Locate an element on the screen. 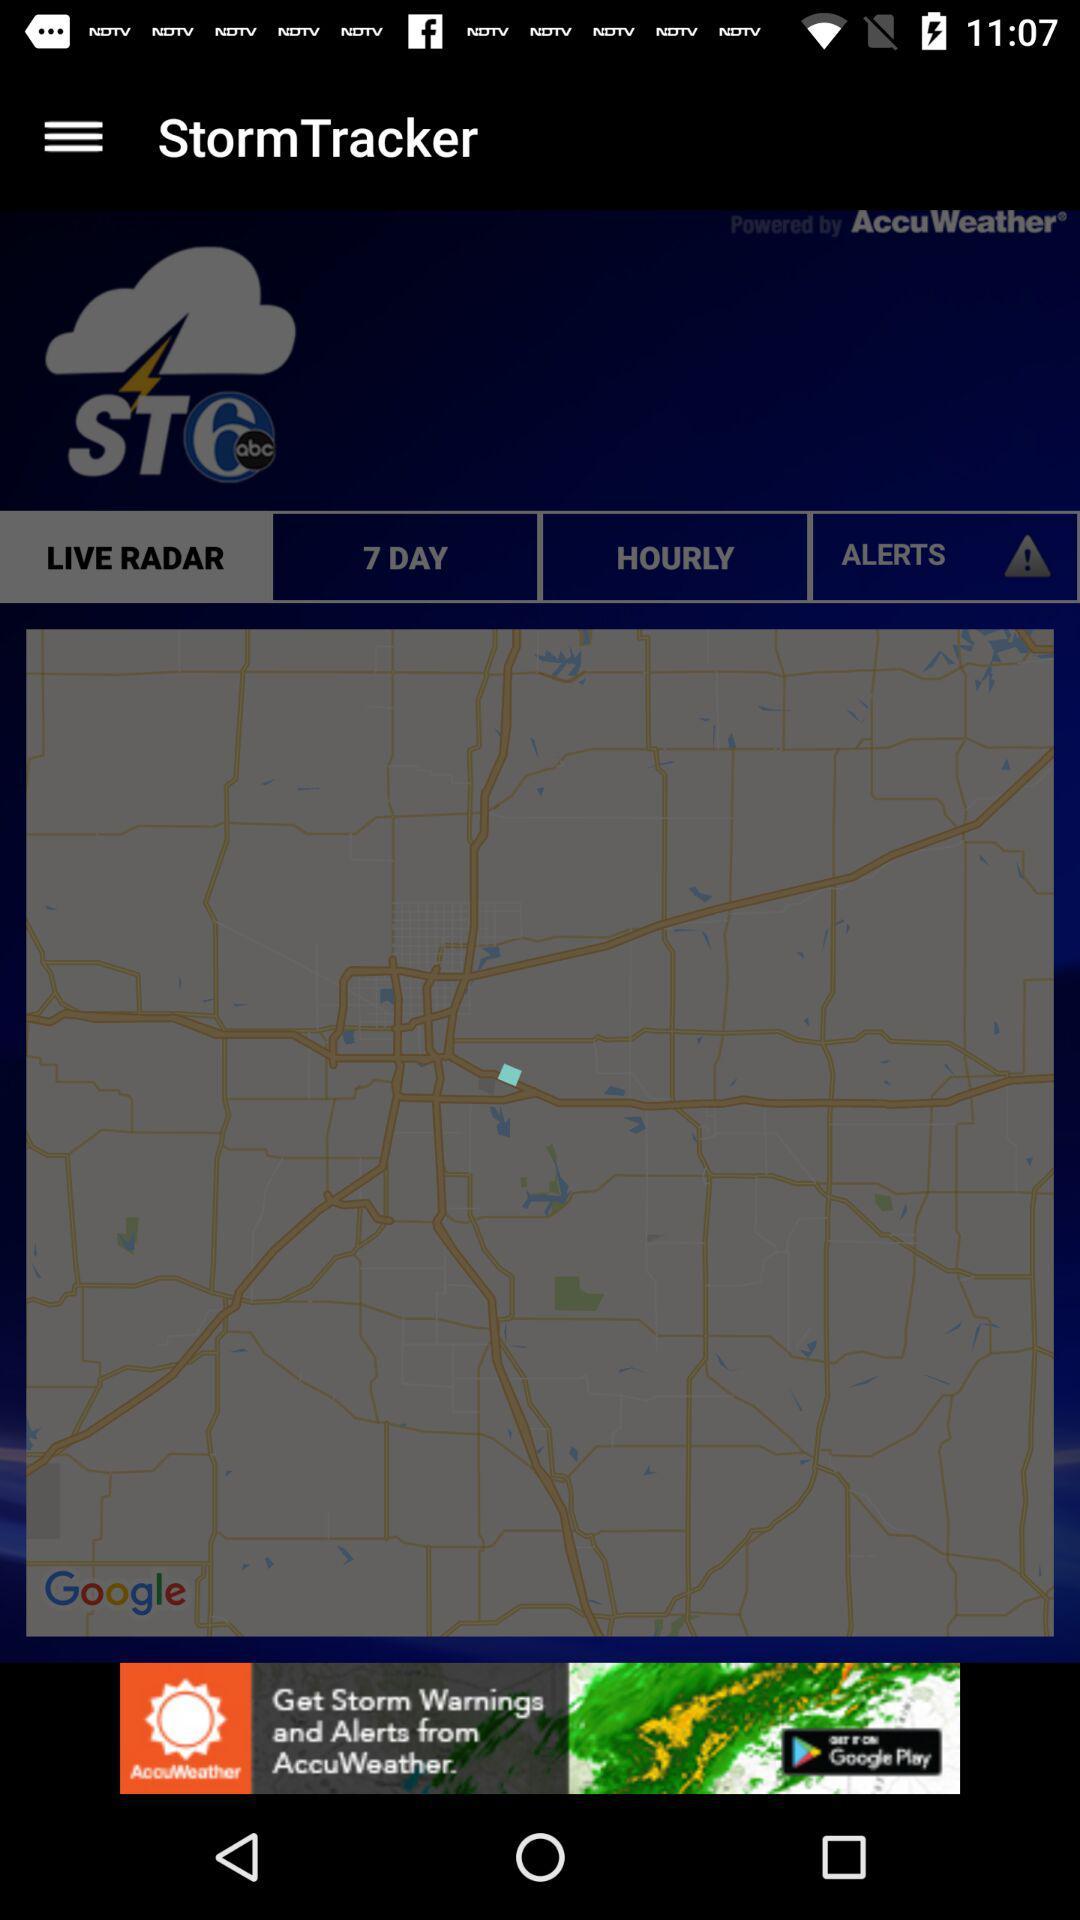 This screenshot has height=1920, width=1080. the menu icon is located at coordinates (72, 135).